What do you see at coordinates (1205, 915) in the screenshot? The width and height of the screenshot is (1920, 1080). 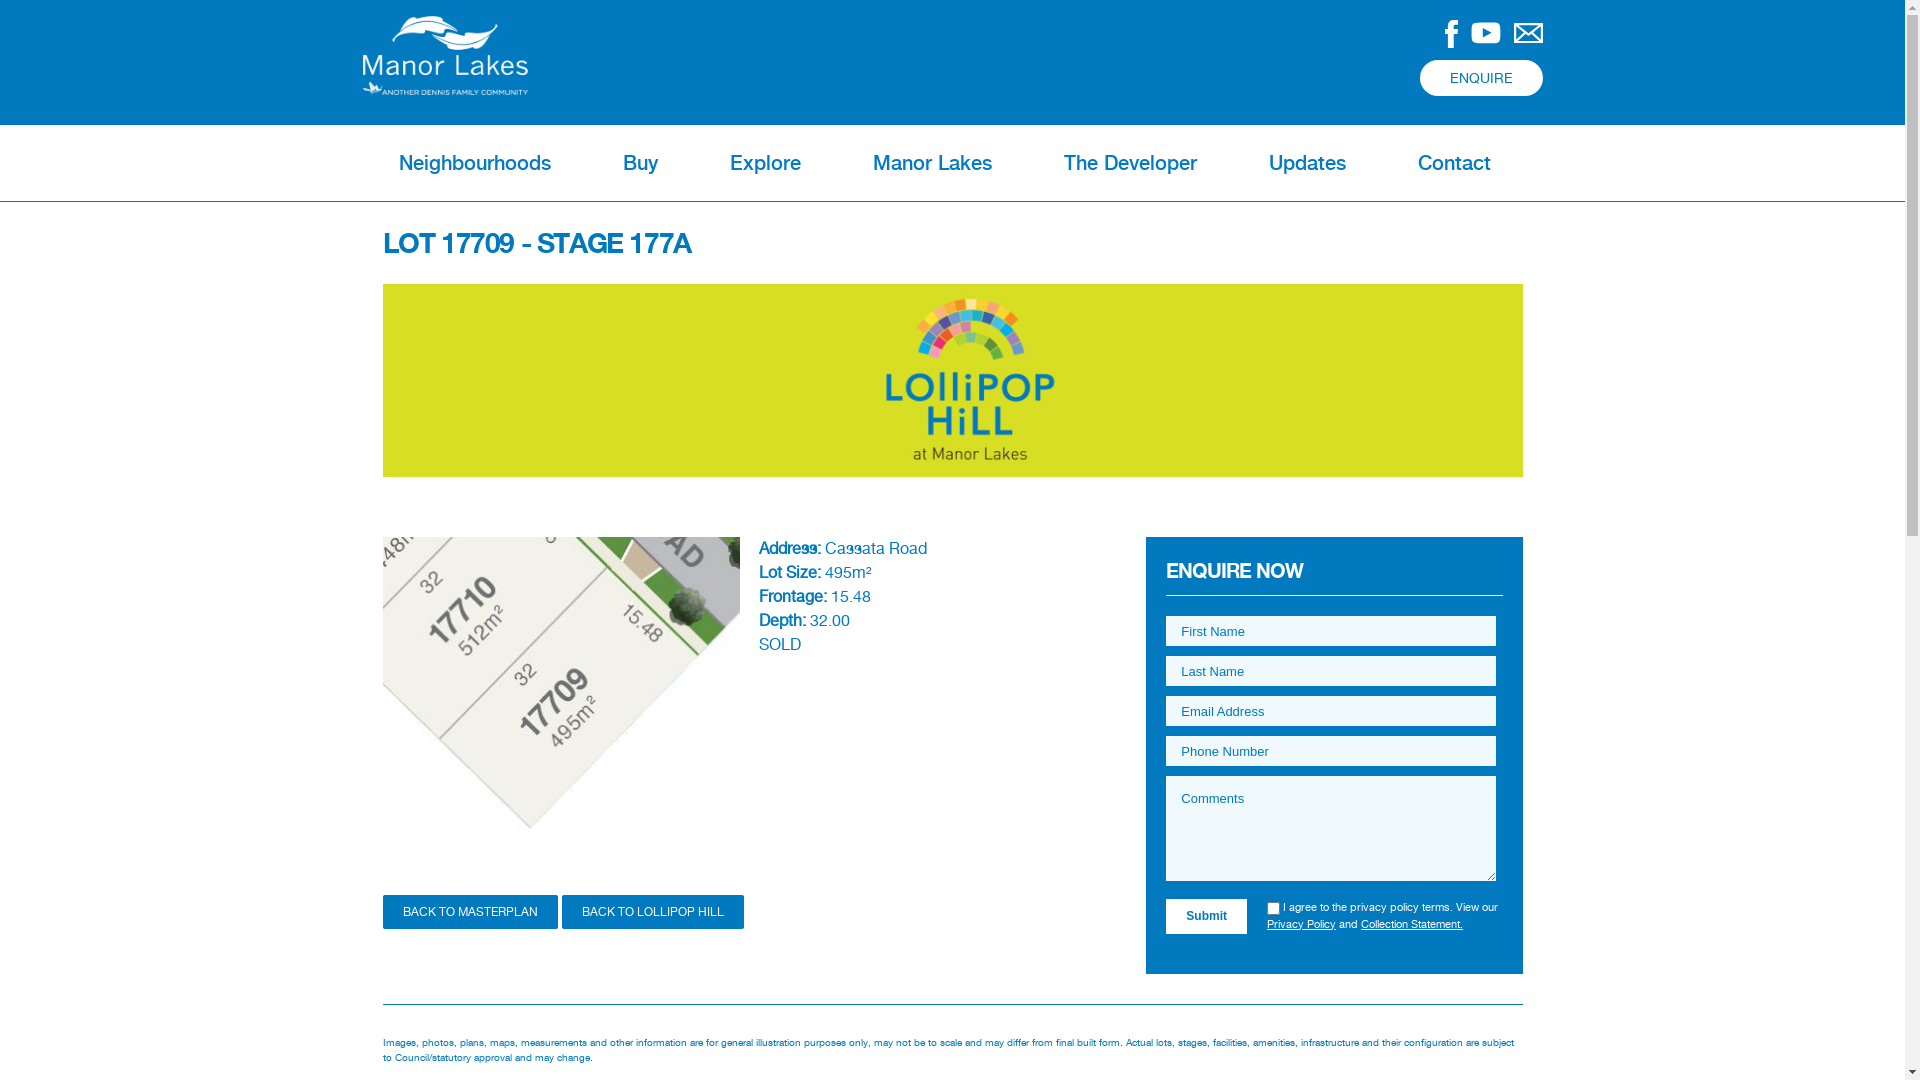 I see `'Submit'` at bounding box center [1205, 915].